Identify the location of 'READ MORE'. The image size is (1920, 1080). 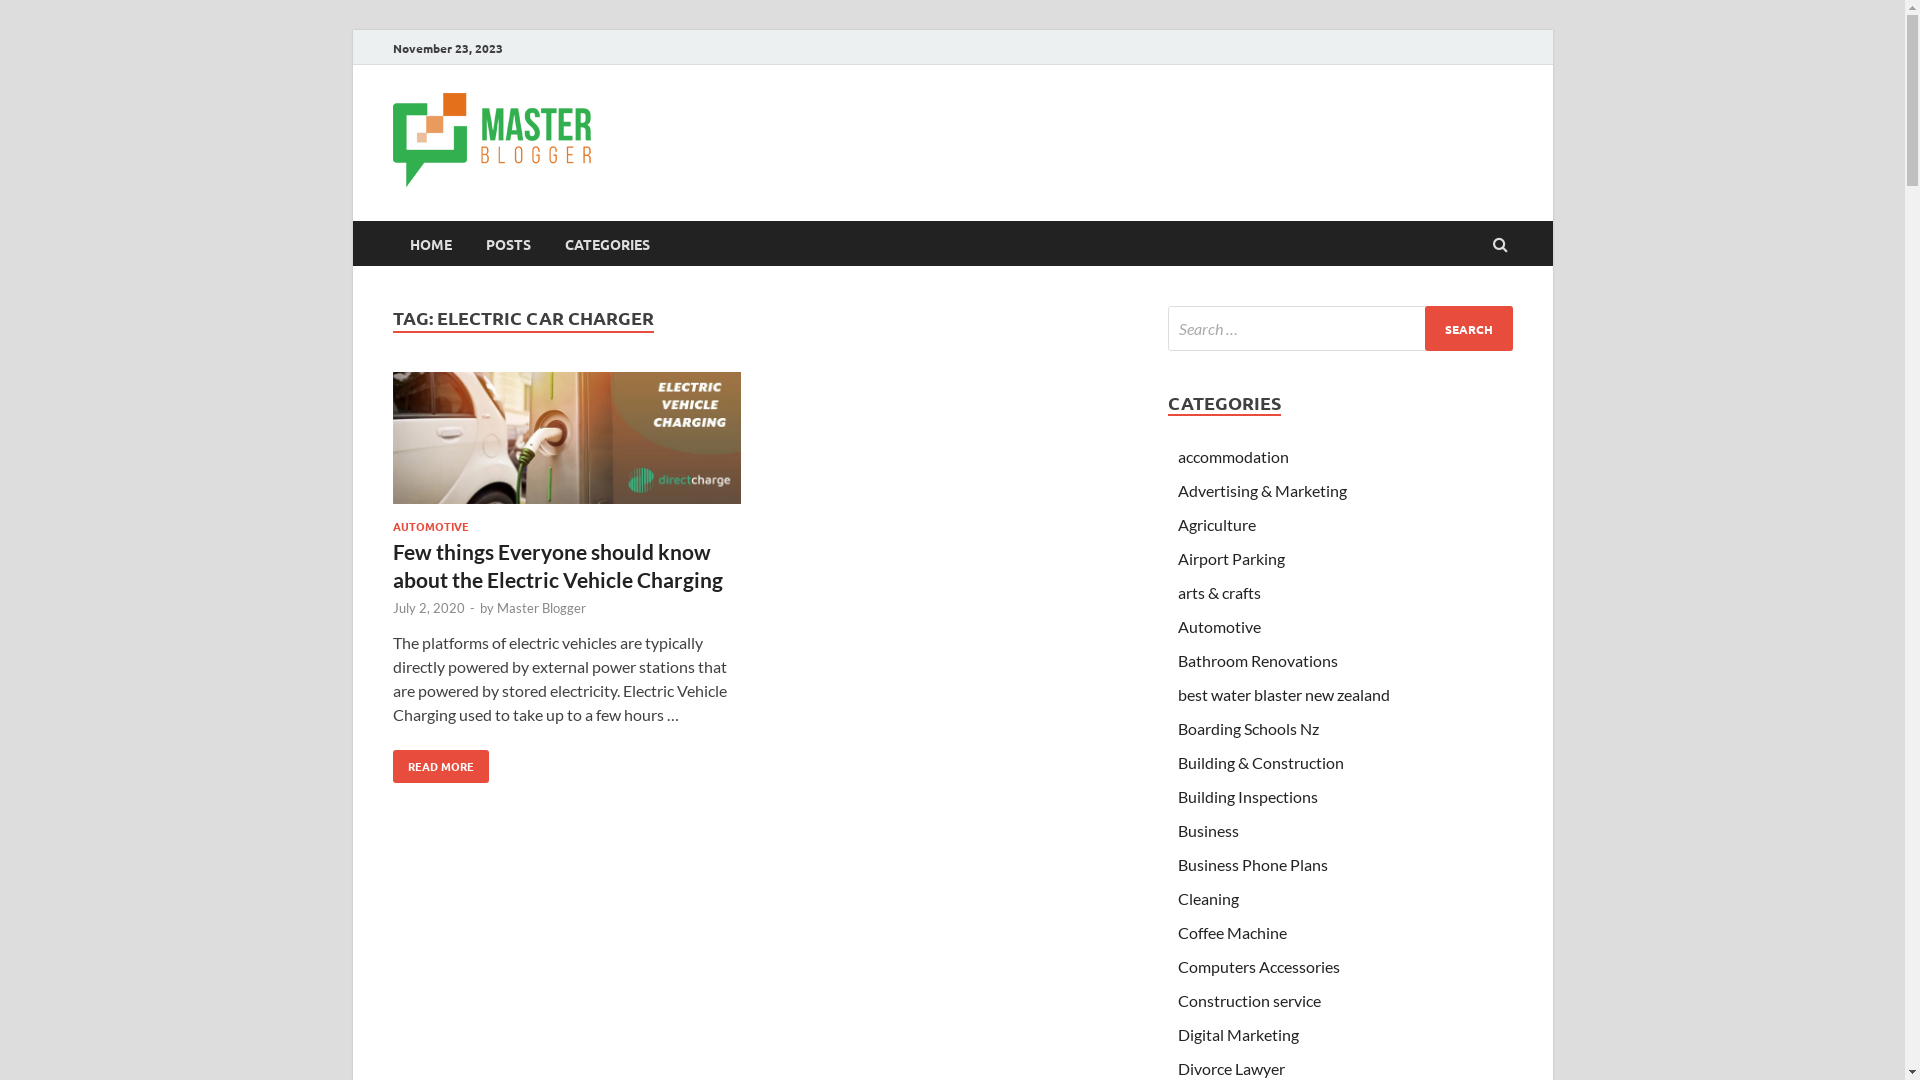
(439, 765).